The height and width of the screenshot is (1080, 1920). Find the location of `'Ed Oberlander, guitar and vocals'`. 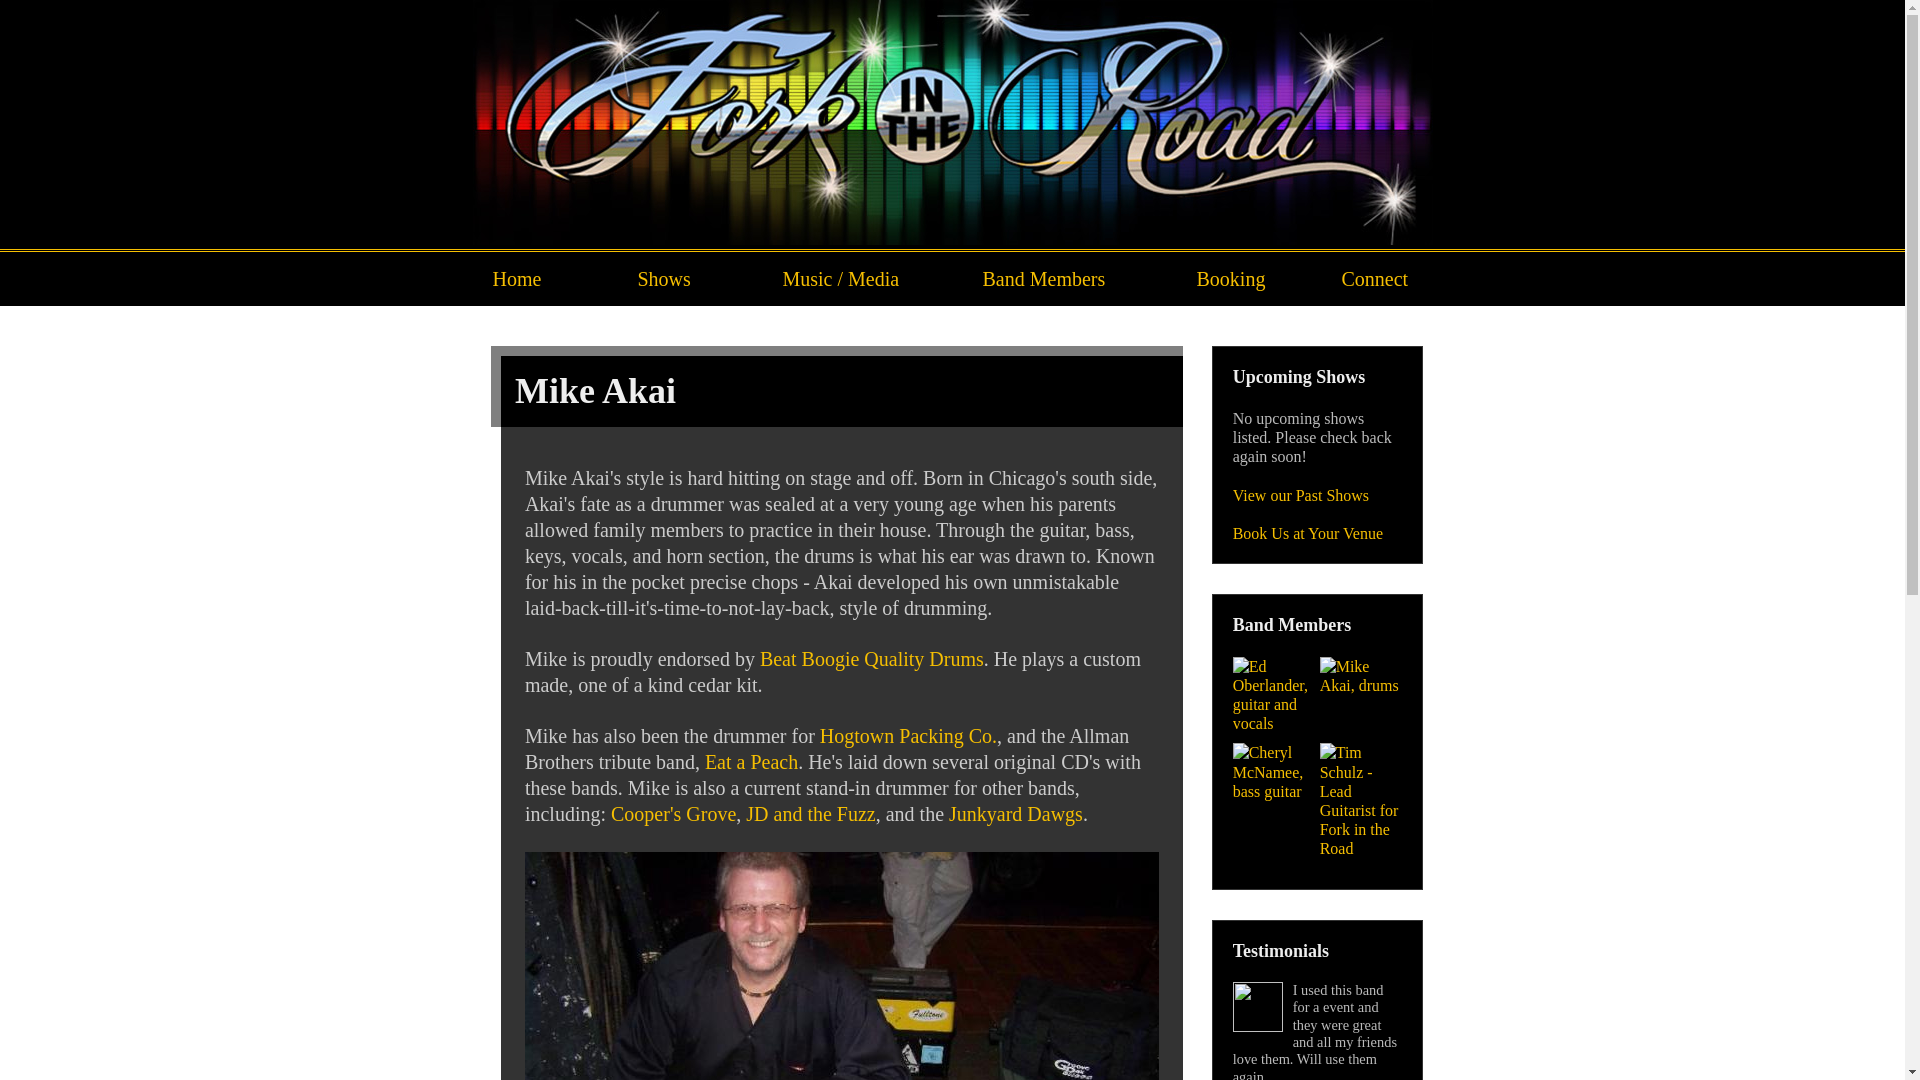

'Ed Oberlander, guitar and vocals' is located at coordinates (1272, 694).